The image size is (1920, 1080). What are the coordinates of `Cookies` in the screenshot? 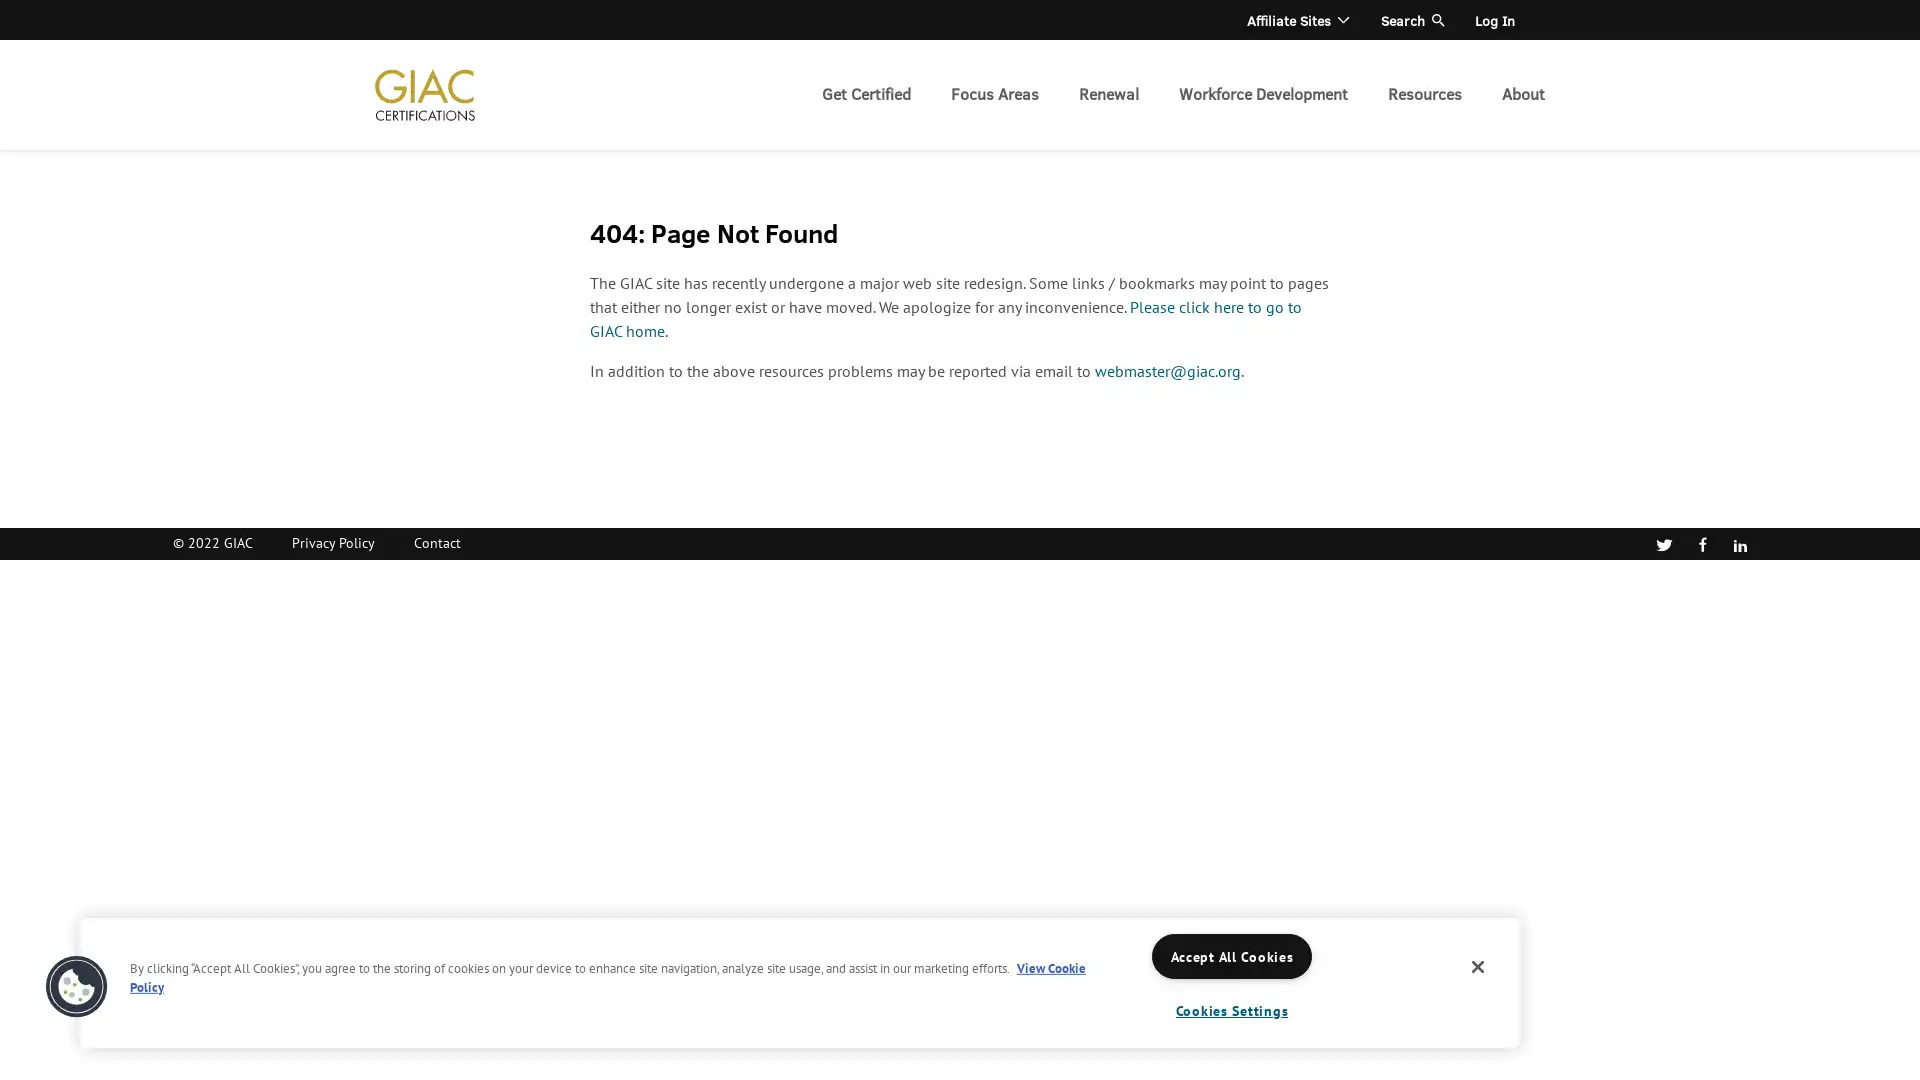 It's located at (76, 986).